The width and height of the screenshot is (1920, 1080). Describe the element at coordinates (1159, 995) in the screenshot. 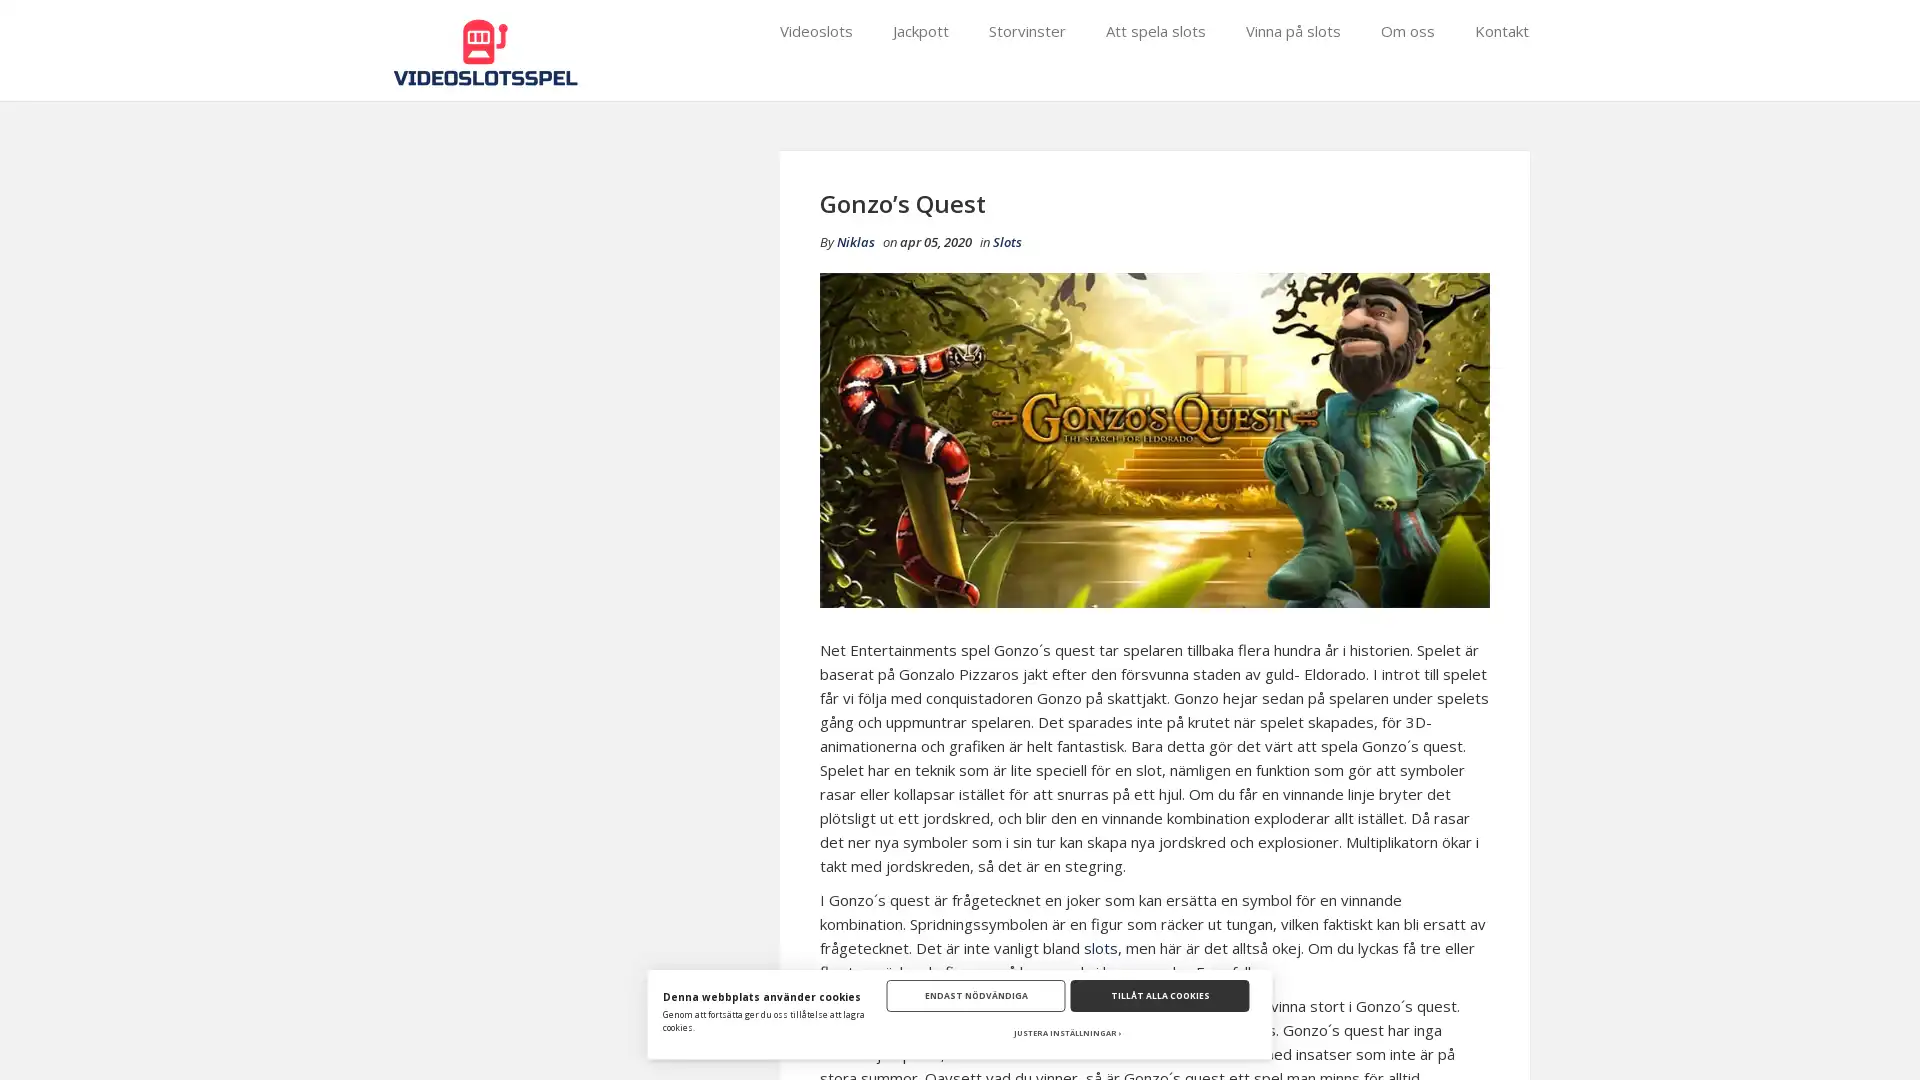

I see `TILLAT ALLA COOKIES` at that location.